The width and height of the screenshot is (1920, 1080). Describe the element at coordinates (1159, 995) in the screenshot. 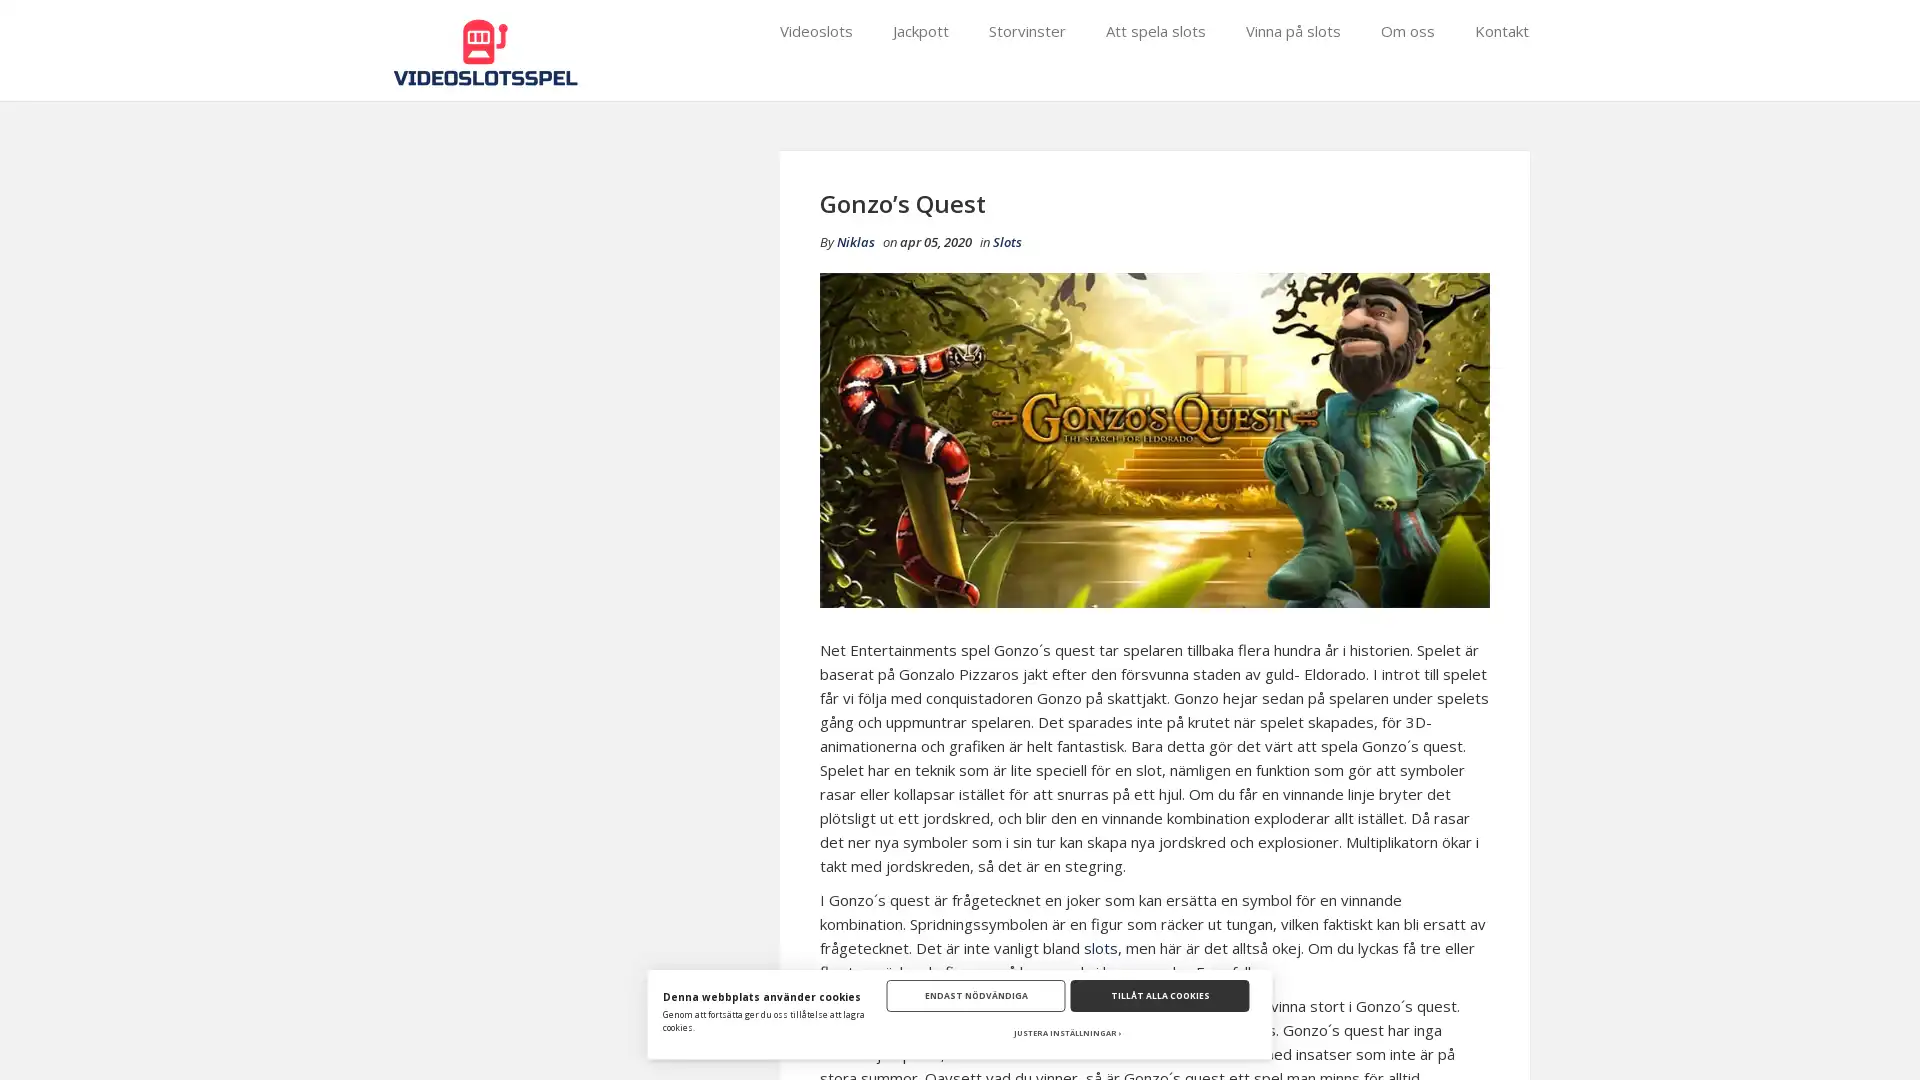

I see `TILLAT ALLA COOKIES` at that location.